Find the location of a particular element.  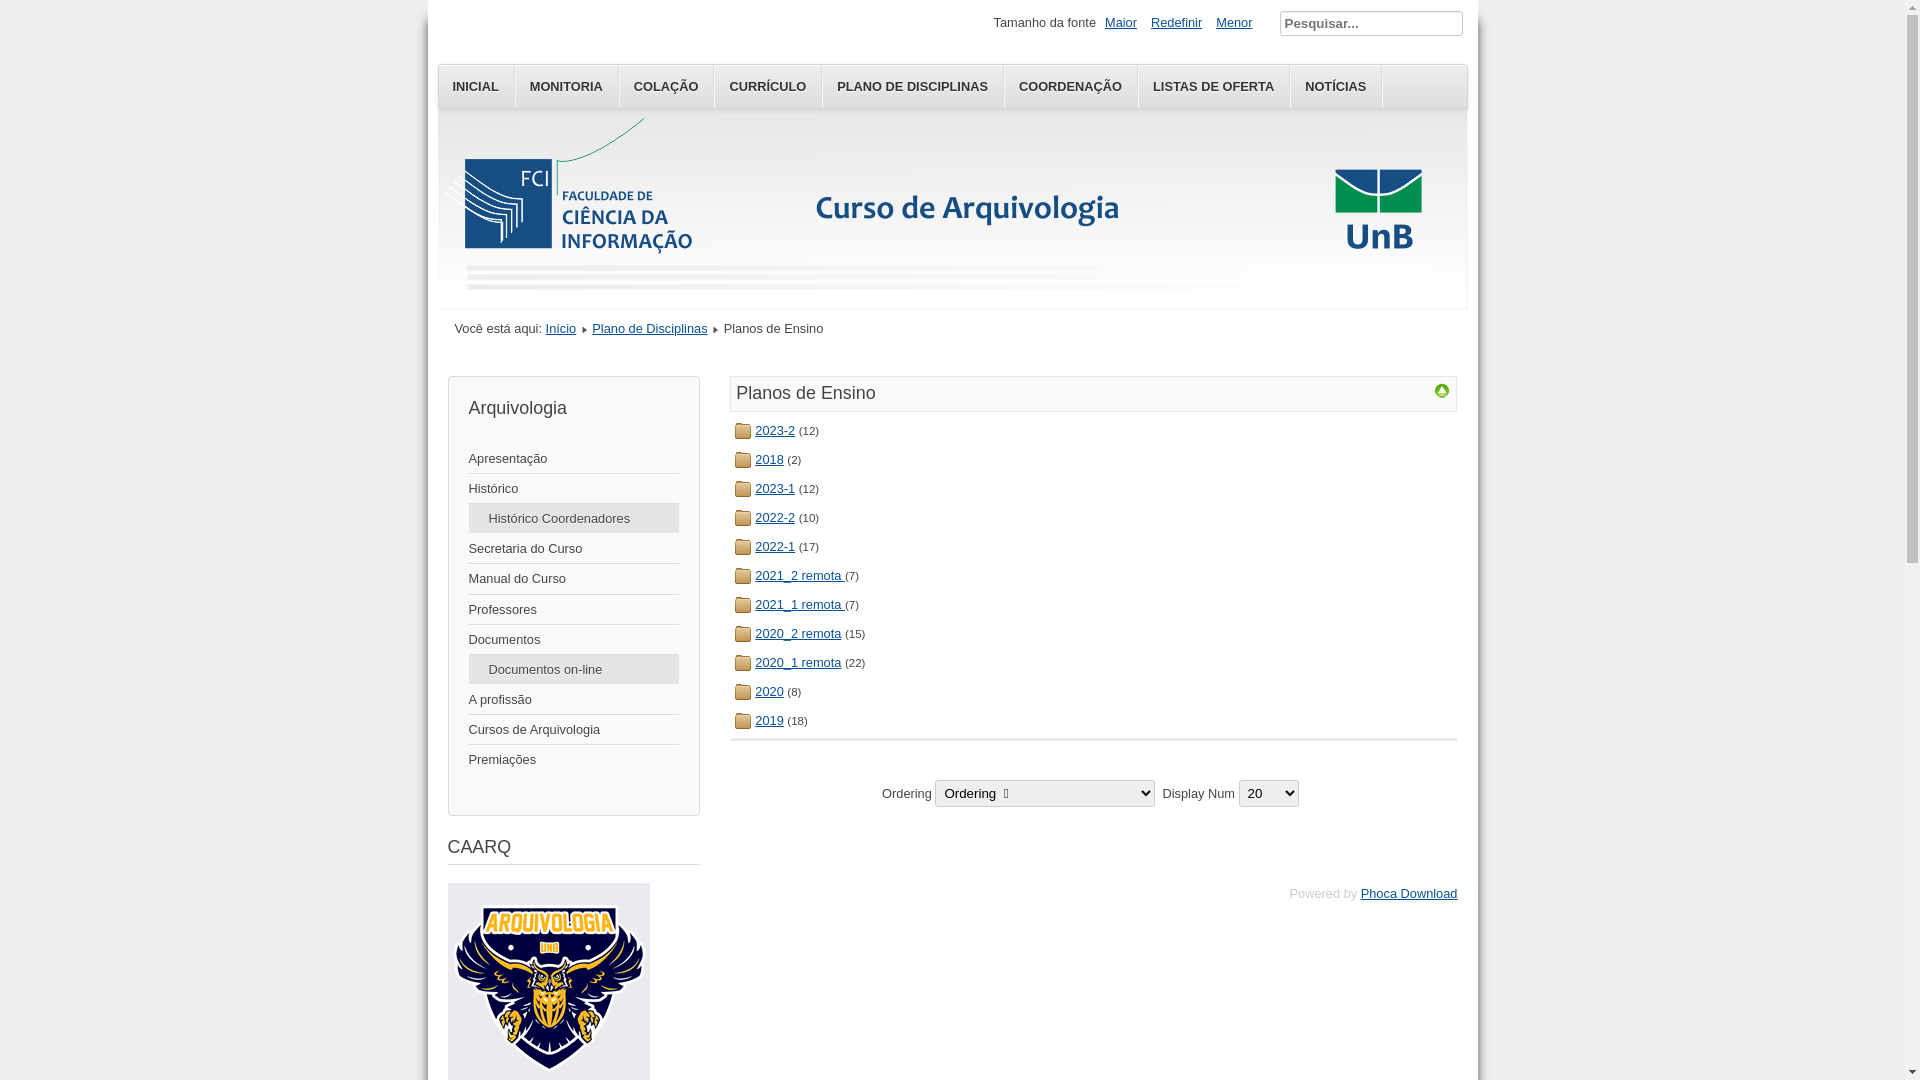

'2022-1' is located at coordinates (773, 546).